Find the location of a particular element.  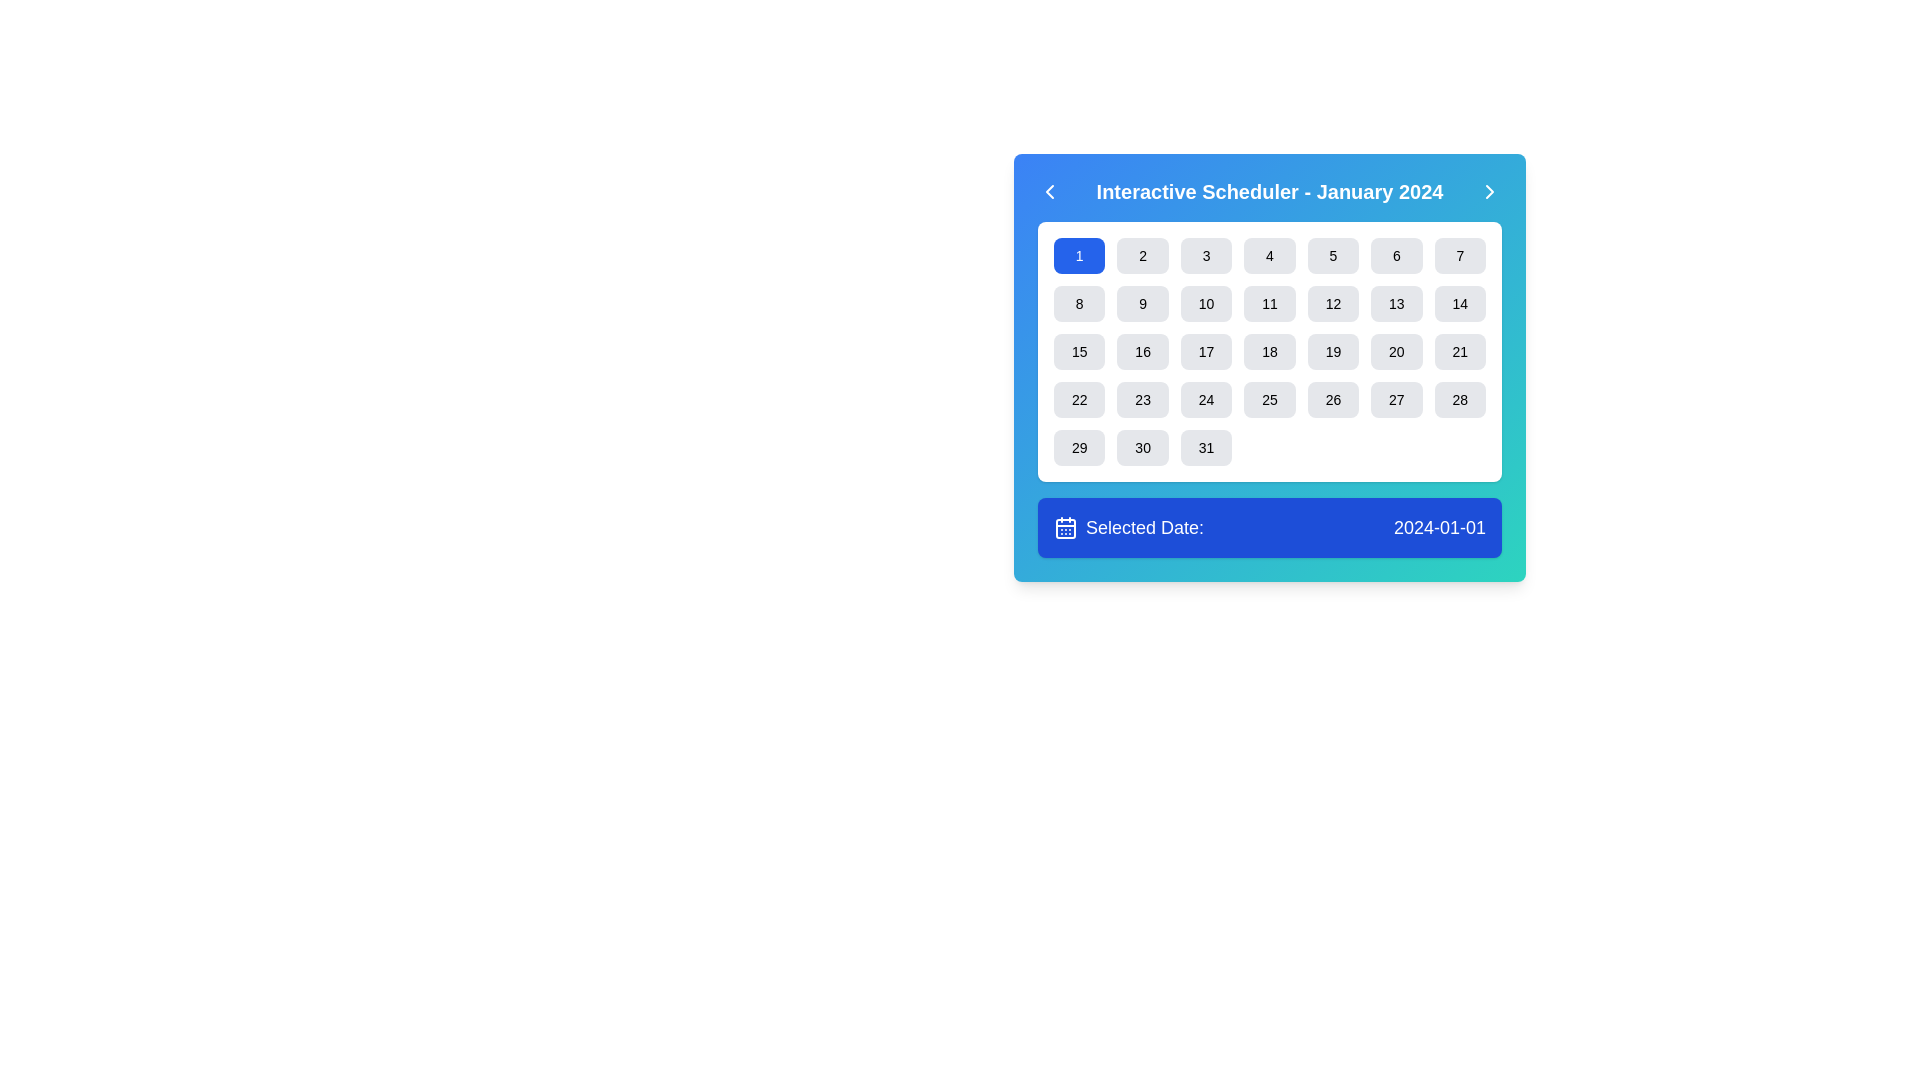

the rounded rectangle element that is part of the calendar SVG icon, located to the left of the 'Selected Date' text in the footer area is located at coordinates (1064, 527).